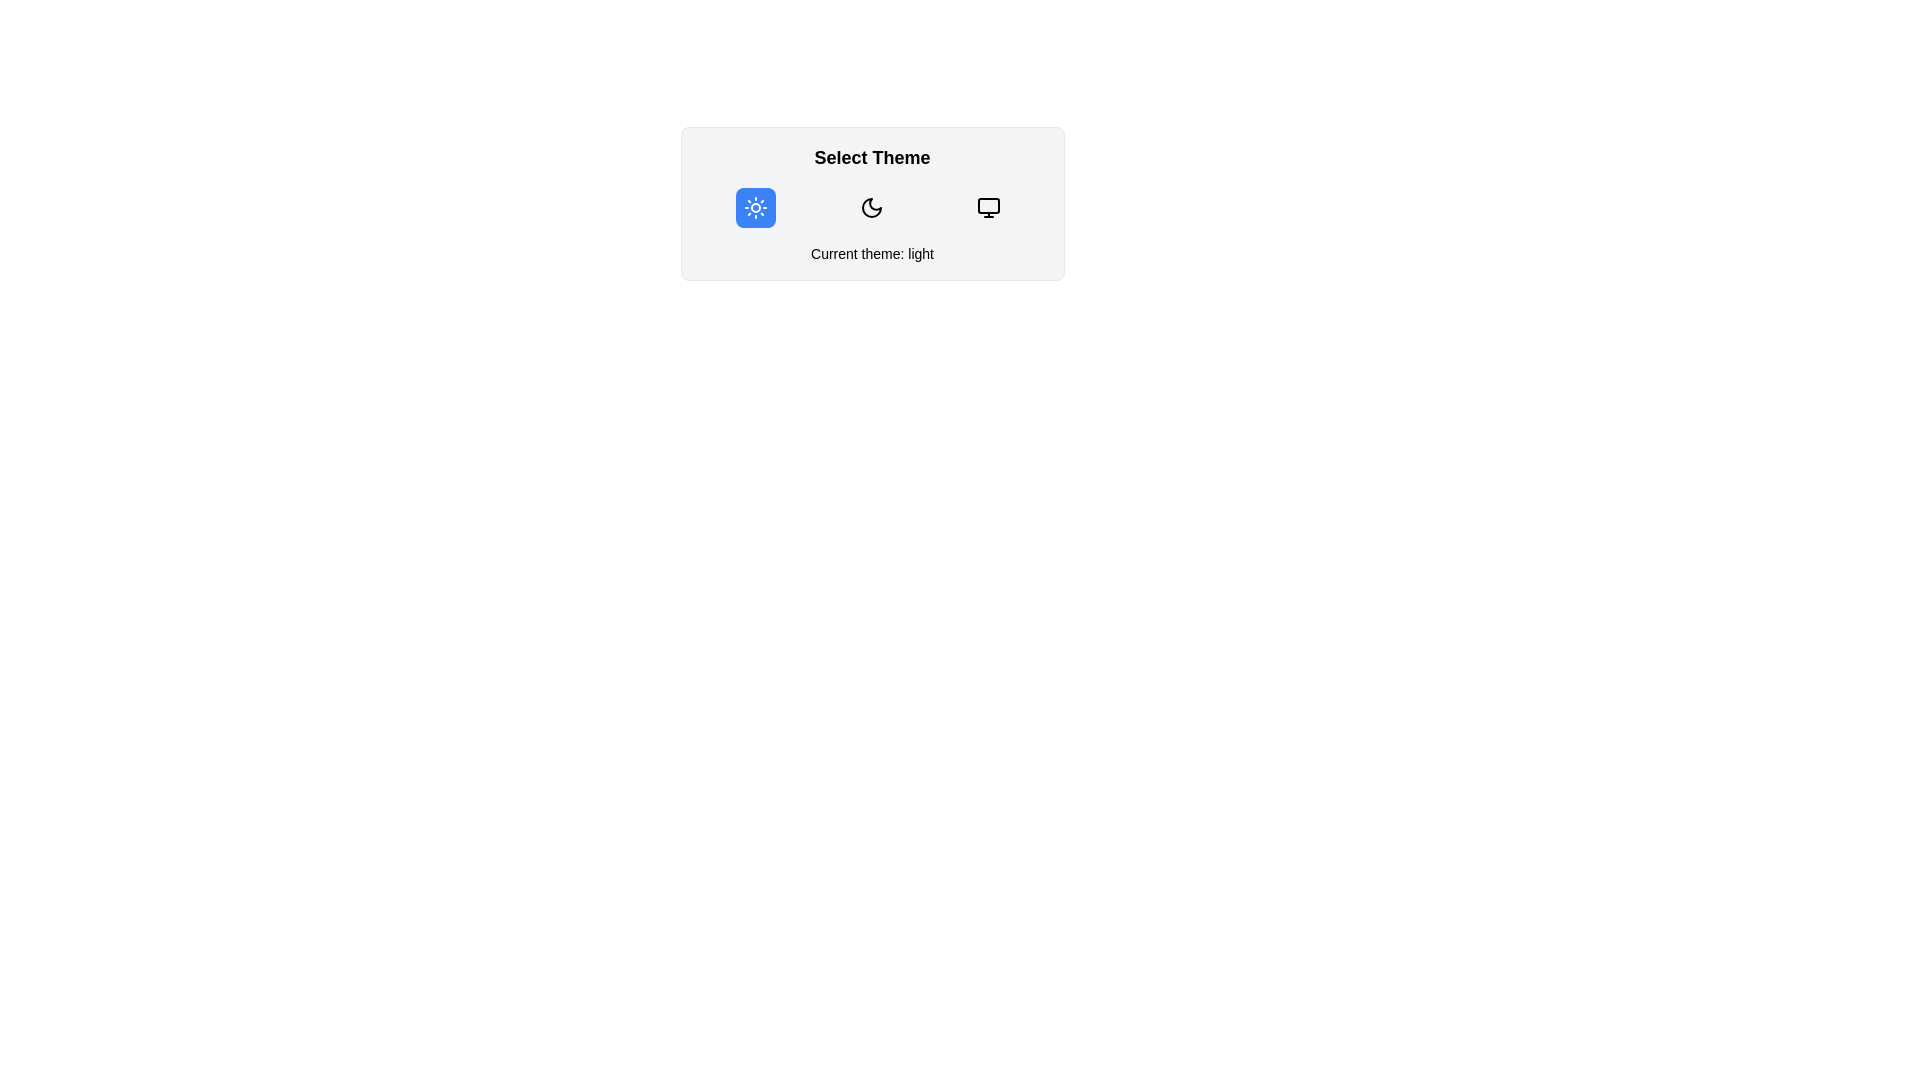 Image resolution: width=1920 pixels, height=1080 pixels. I want to click on the crescent moon icon within the 'Select Theme' modal to potentially display a tooltip, so click(872, 208).